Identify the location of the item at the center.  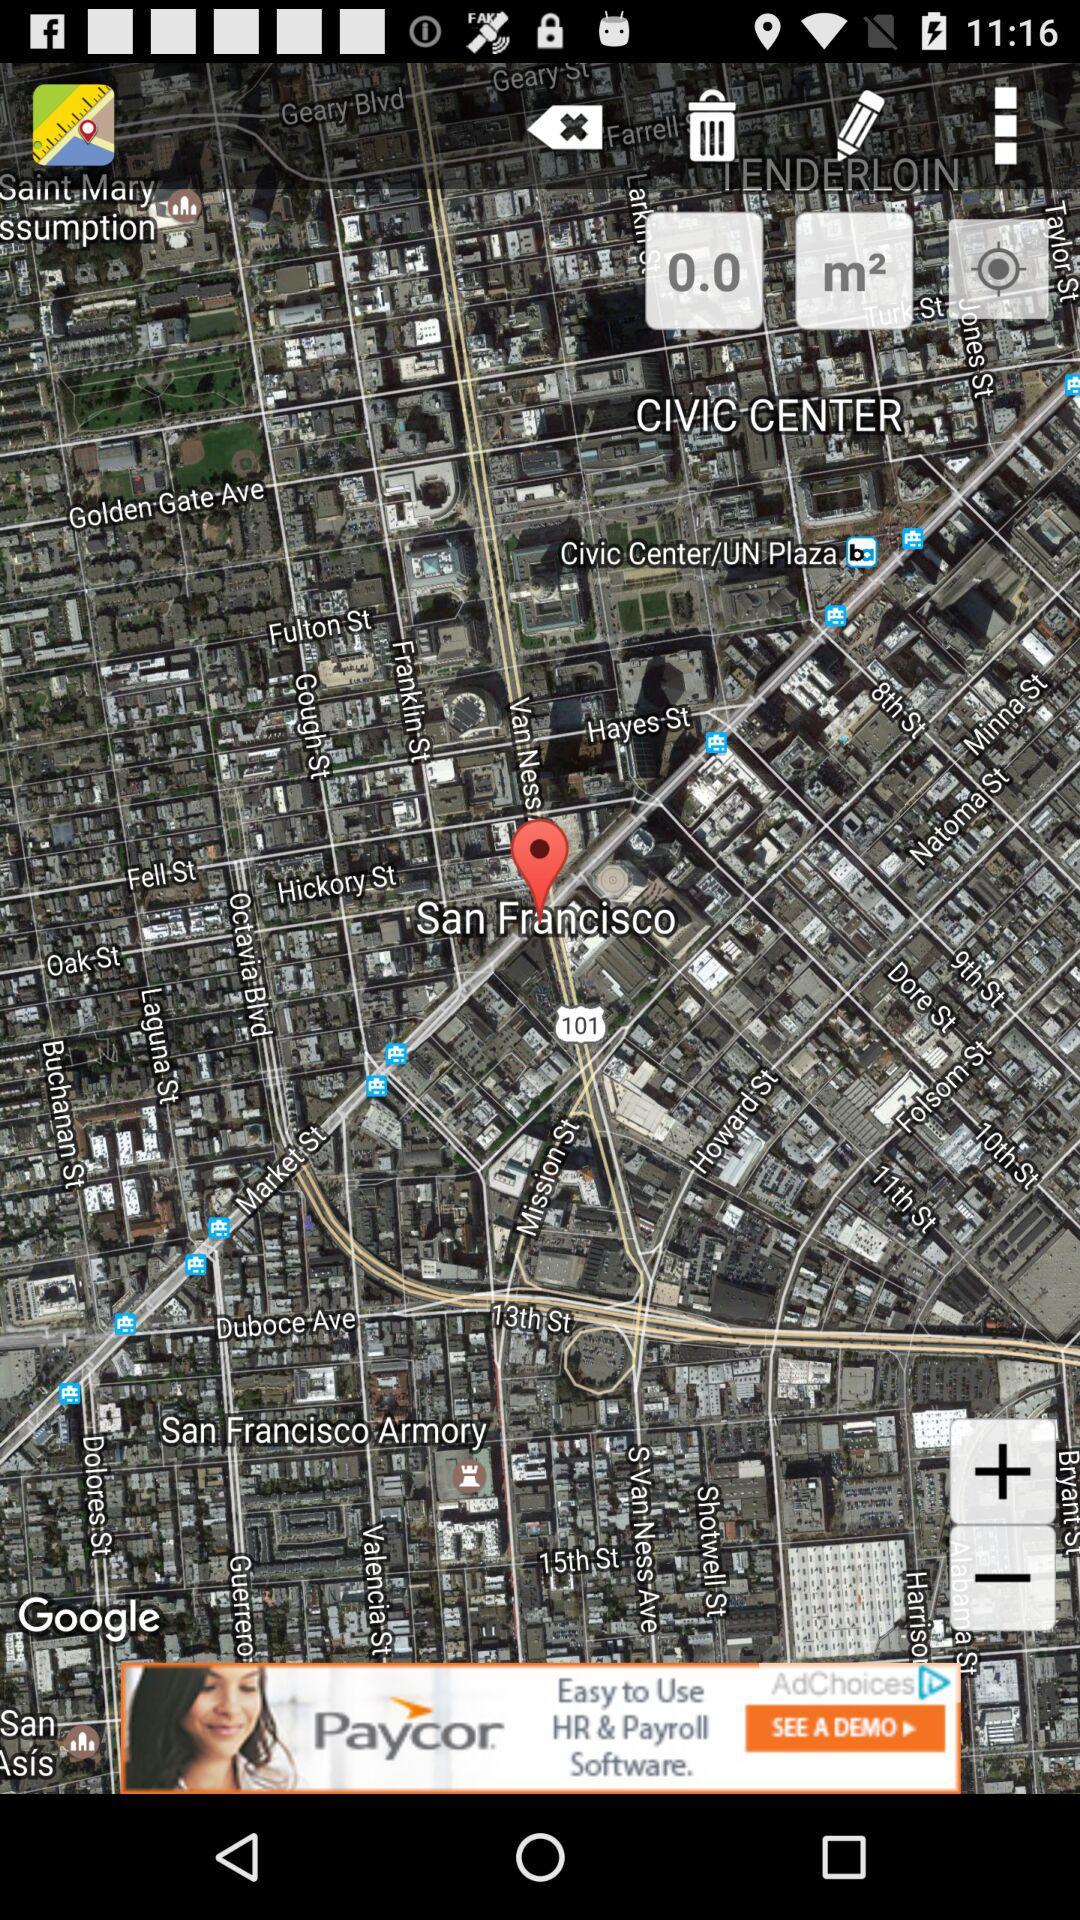
(540, 927).